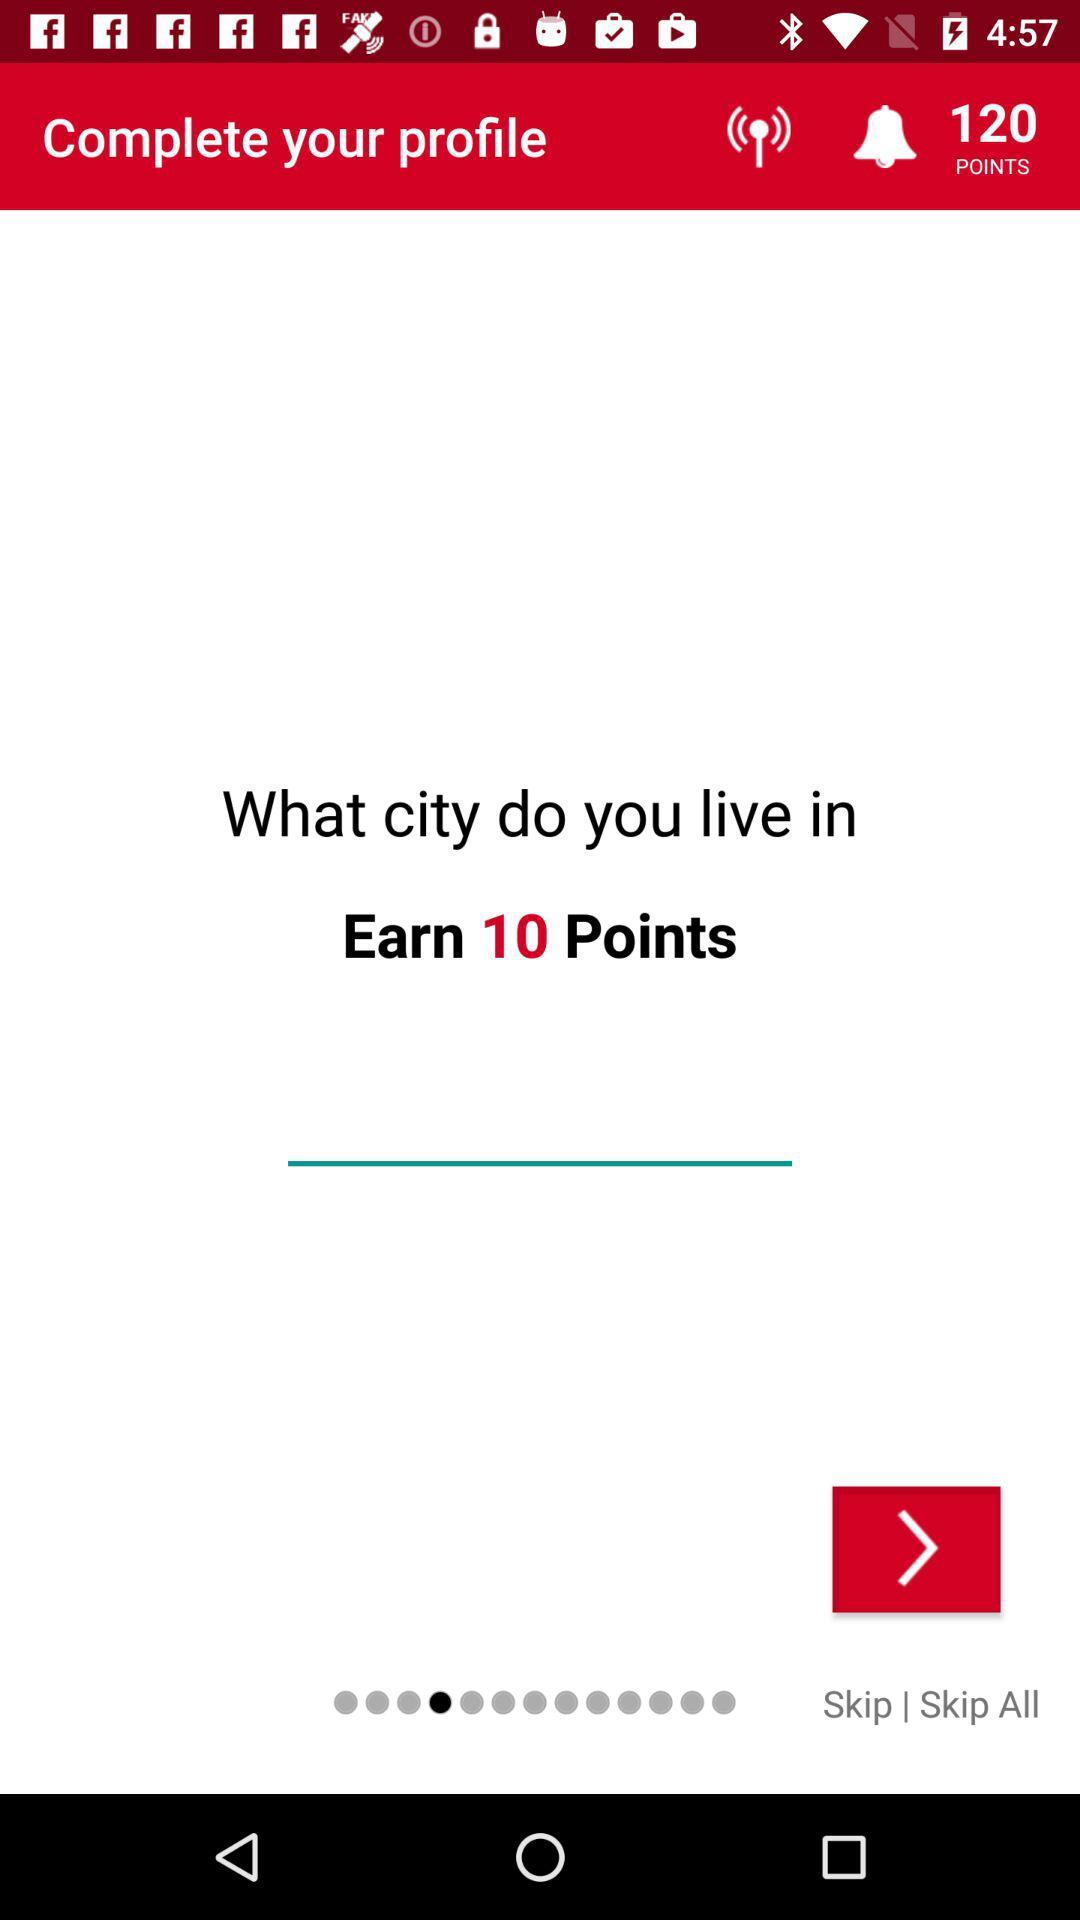 Image resolution: width=1080 pixels, height=1920 pixels. Describe the element at coordinates (978, 1702) in the screenshot. I see `the skip all icon` at that location.